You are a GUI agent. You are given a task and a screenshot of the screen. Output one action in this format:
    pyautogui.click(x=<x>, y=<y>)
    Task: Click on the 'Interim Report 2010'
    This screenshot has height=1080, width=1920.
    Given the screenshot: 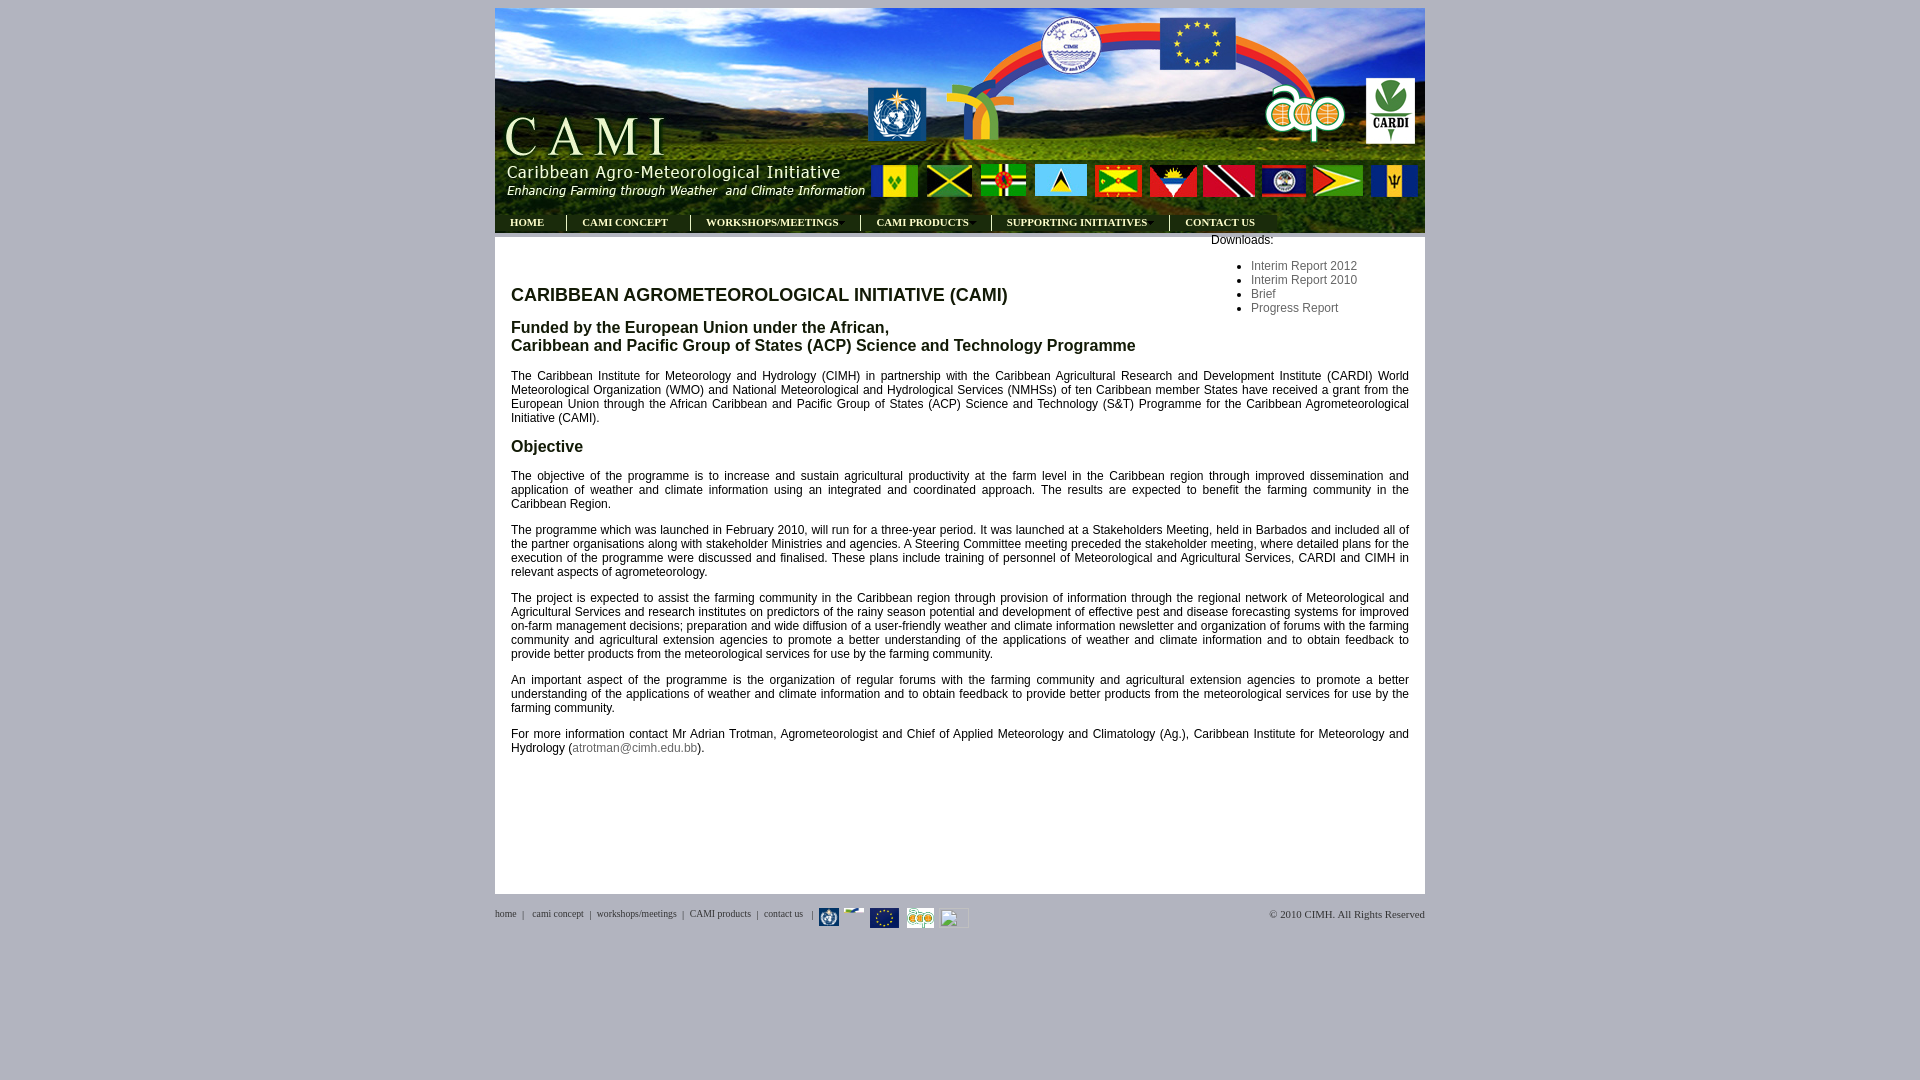 What is the action you would take?
    pyautogui.click(x=1250, y=280)
    